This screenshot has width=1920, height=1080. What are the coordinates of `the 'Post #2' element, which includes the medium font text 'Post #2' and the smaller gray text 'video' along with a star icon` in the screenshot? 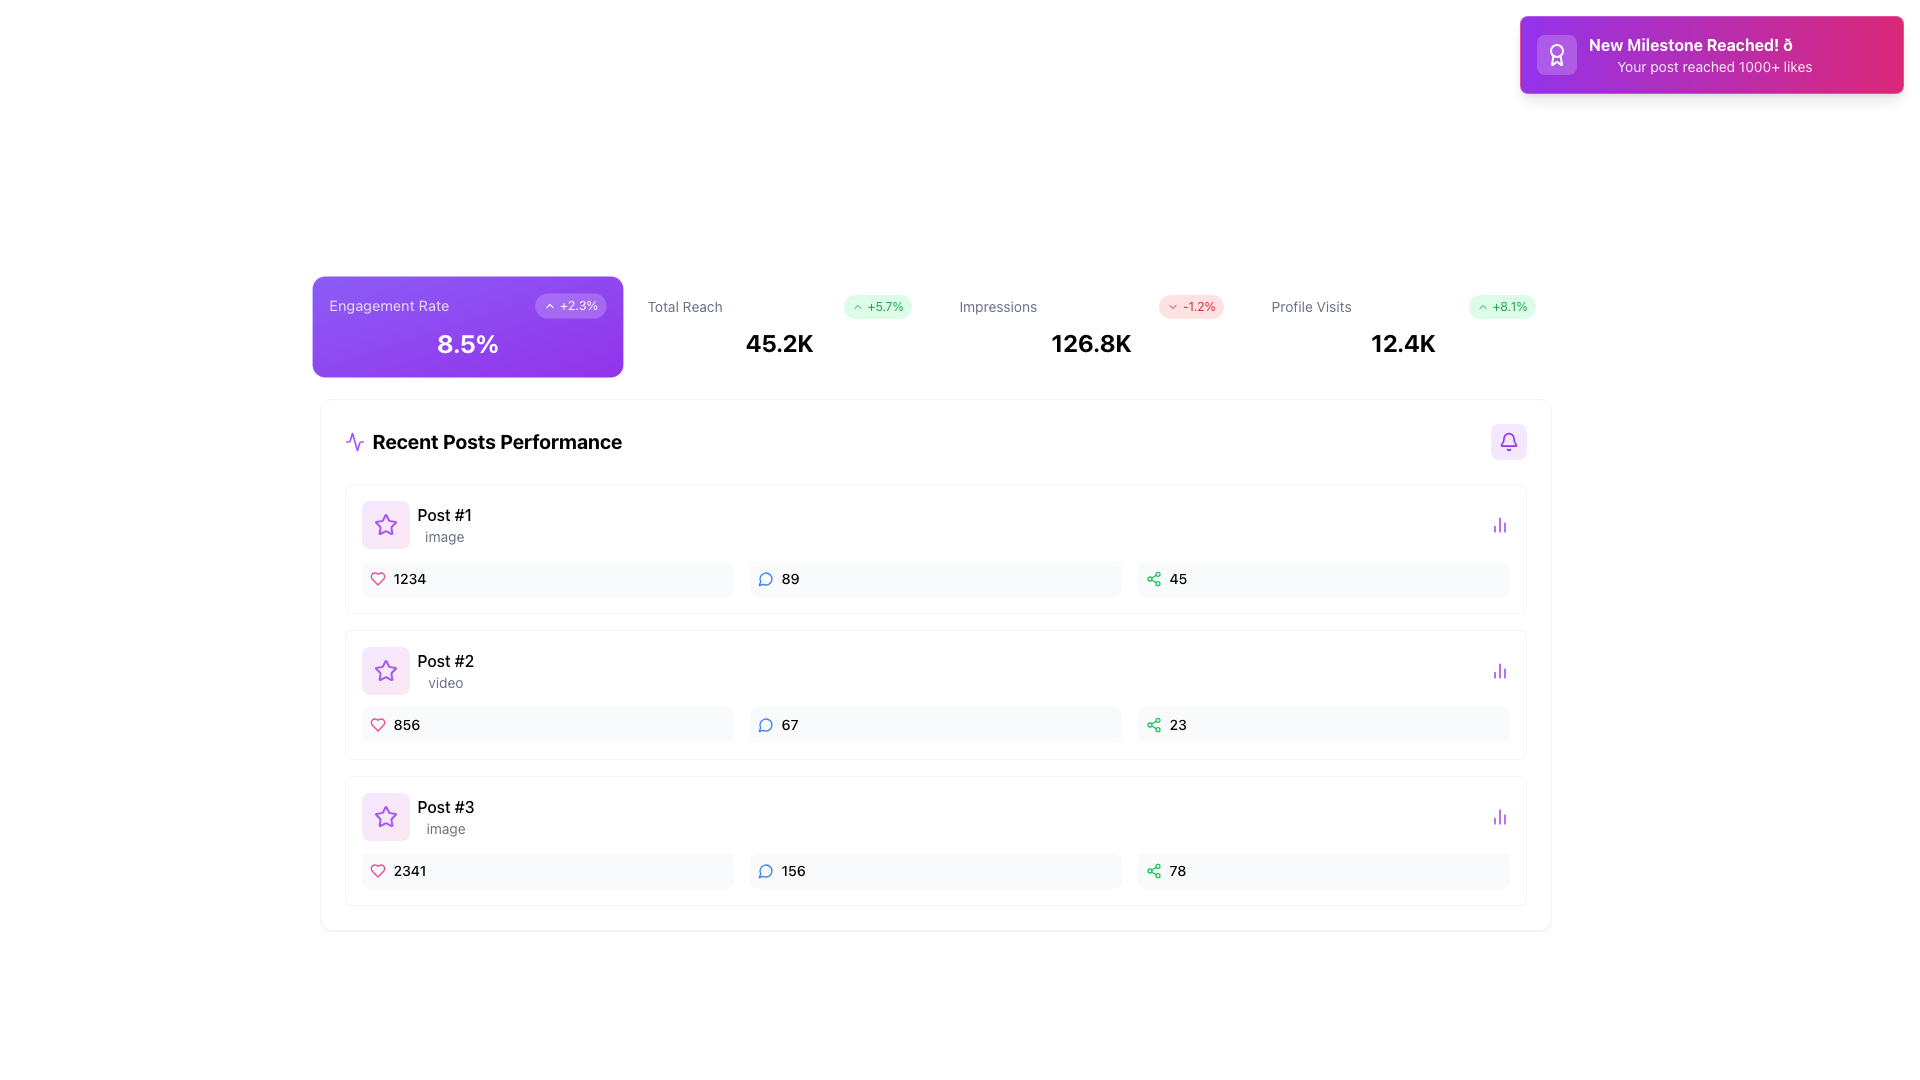 It's located at (416, 671).